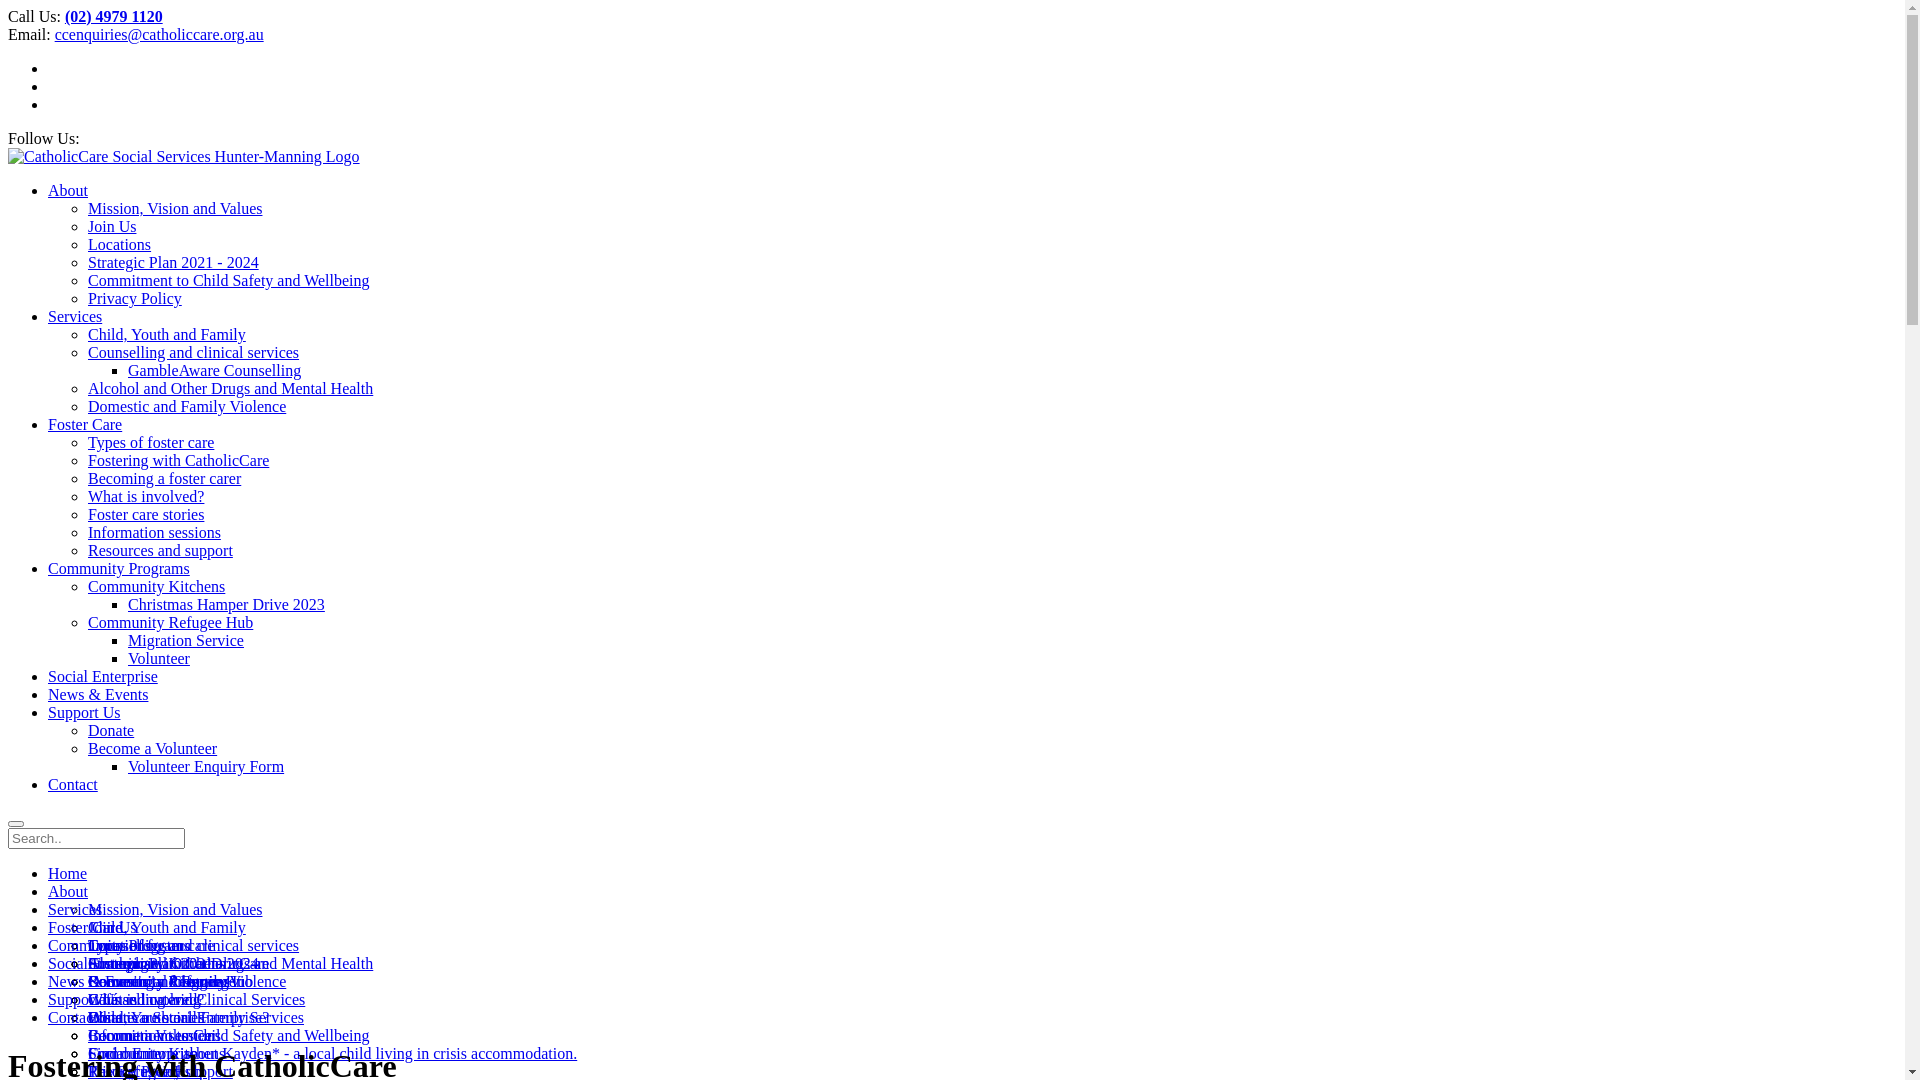 The height and width of the screenshot is (1080, 1920). I want to click on 'Christmas Hamper Drive 2023', so click(226, 603).